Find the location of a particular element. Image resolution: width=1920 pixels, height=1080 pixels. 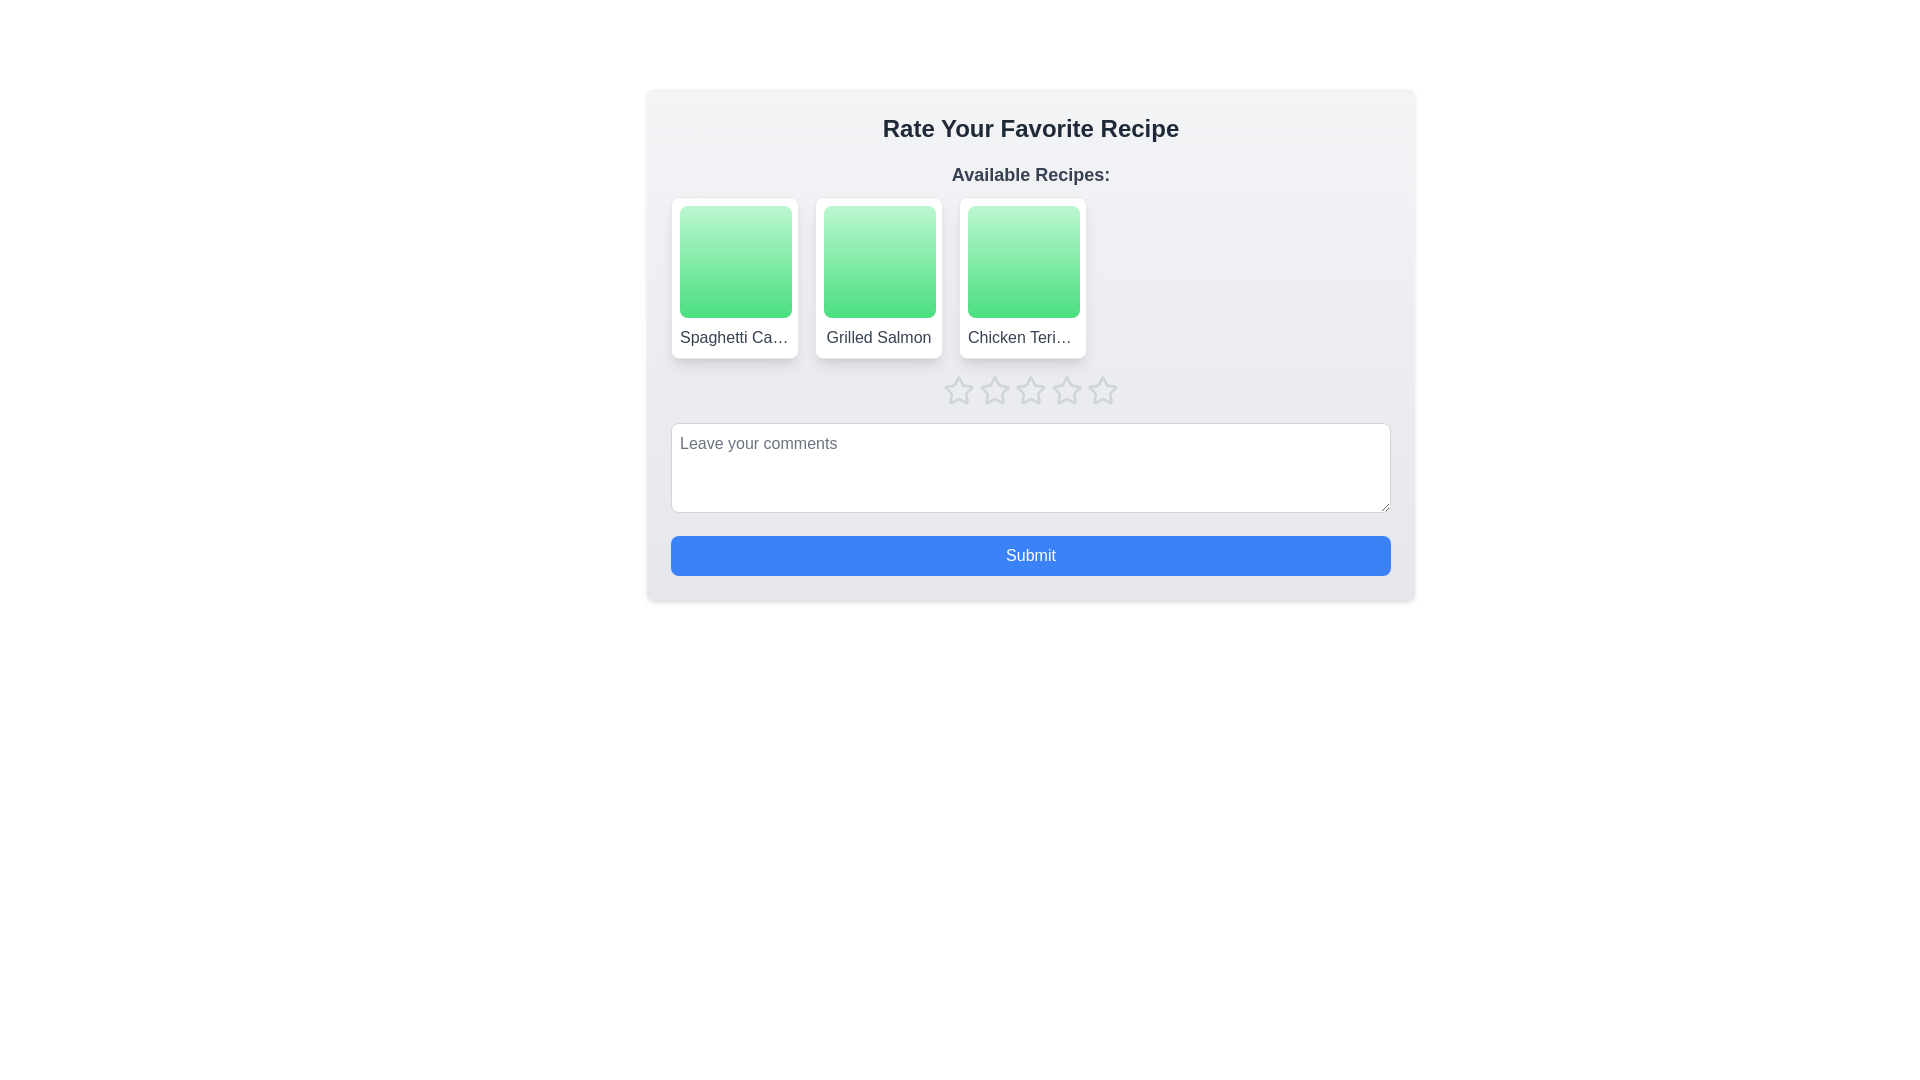

the Decorative display area that visually represents a recipe category, located at the top section of a white card with the title 'Spaghetti Carbonara' beneath it is located at coordinates (734, 261).